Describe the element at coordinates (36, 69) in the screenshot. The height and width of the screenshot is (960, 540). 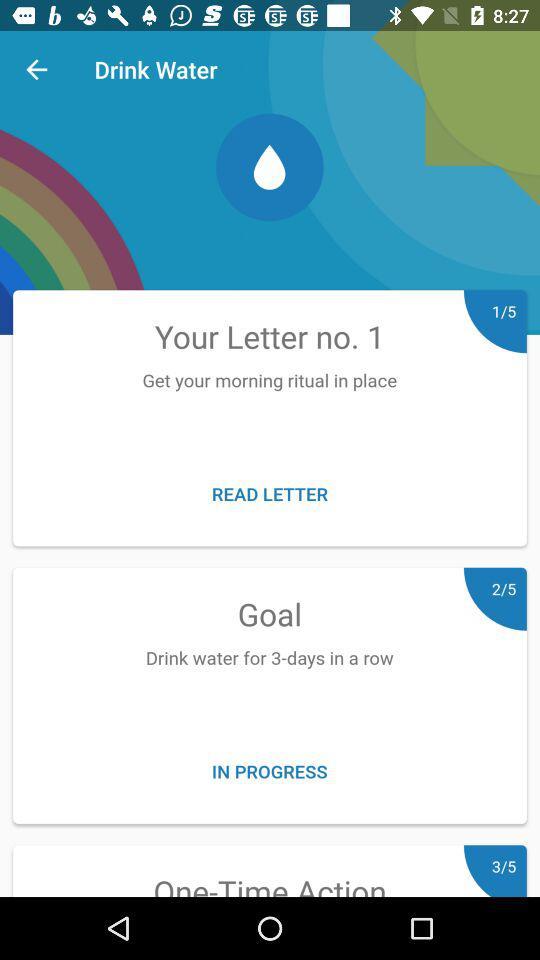
I see `the icon to the left of drink water icon` at that location.